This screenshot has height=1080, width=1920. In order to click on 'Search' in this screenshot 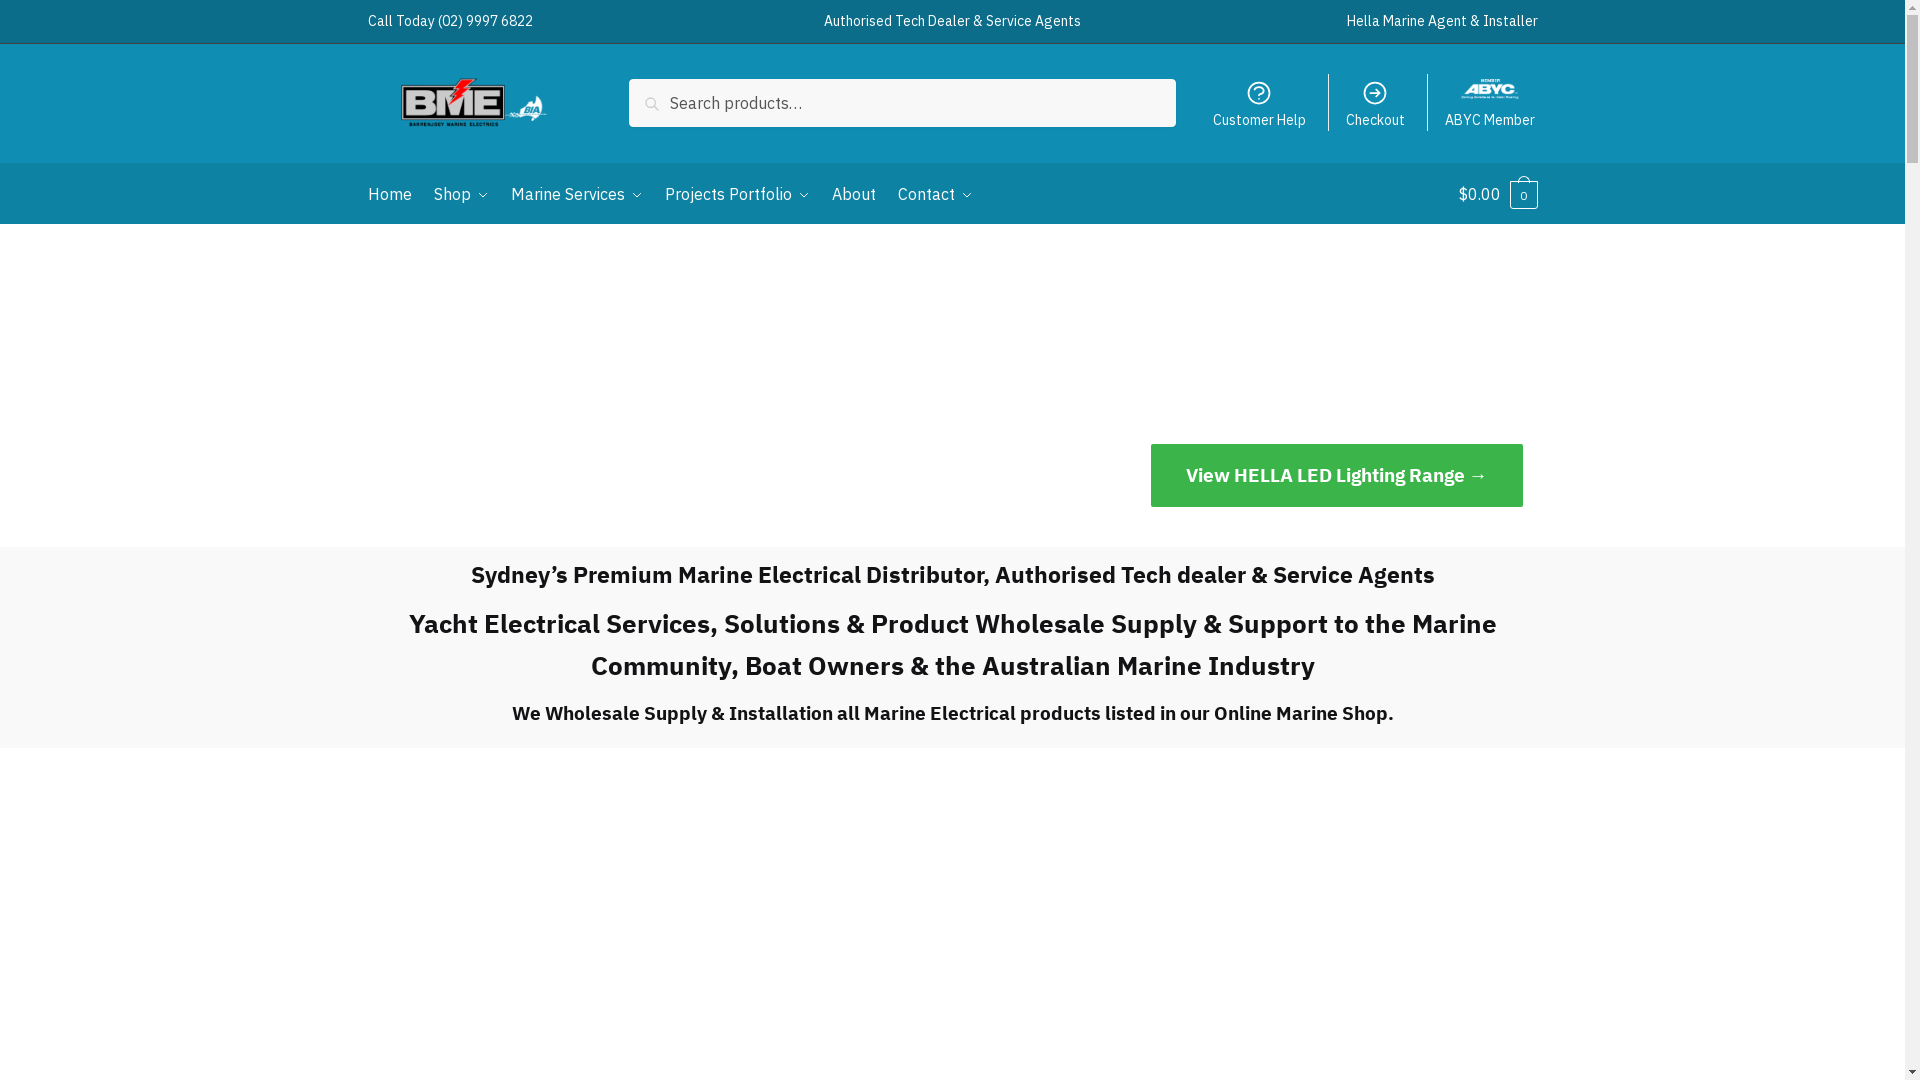, I will do `click(660, 92)`.